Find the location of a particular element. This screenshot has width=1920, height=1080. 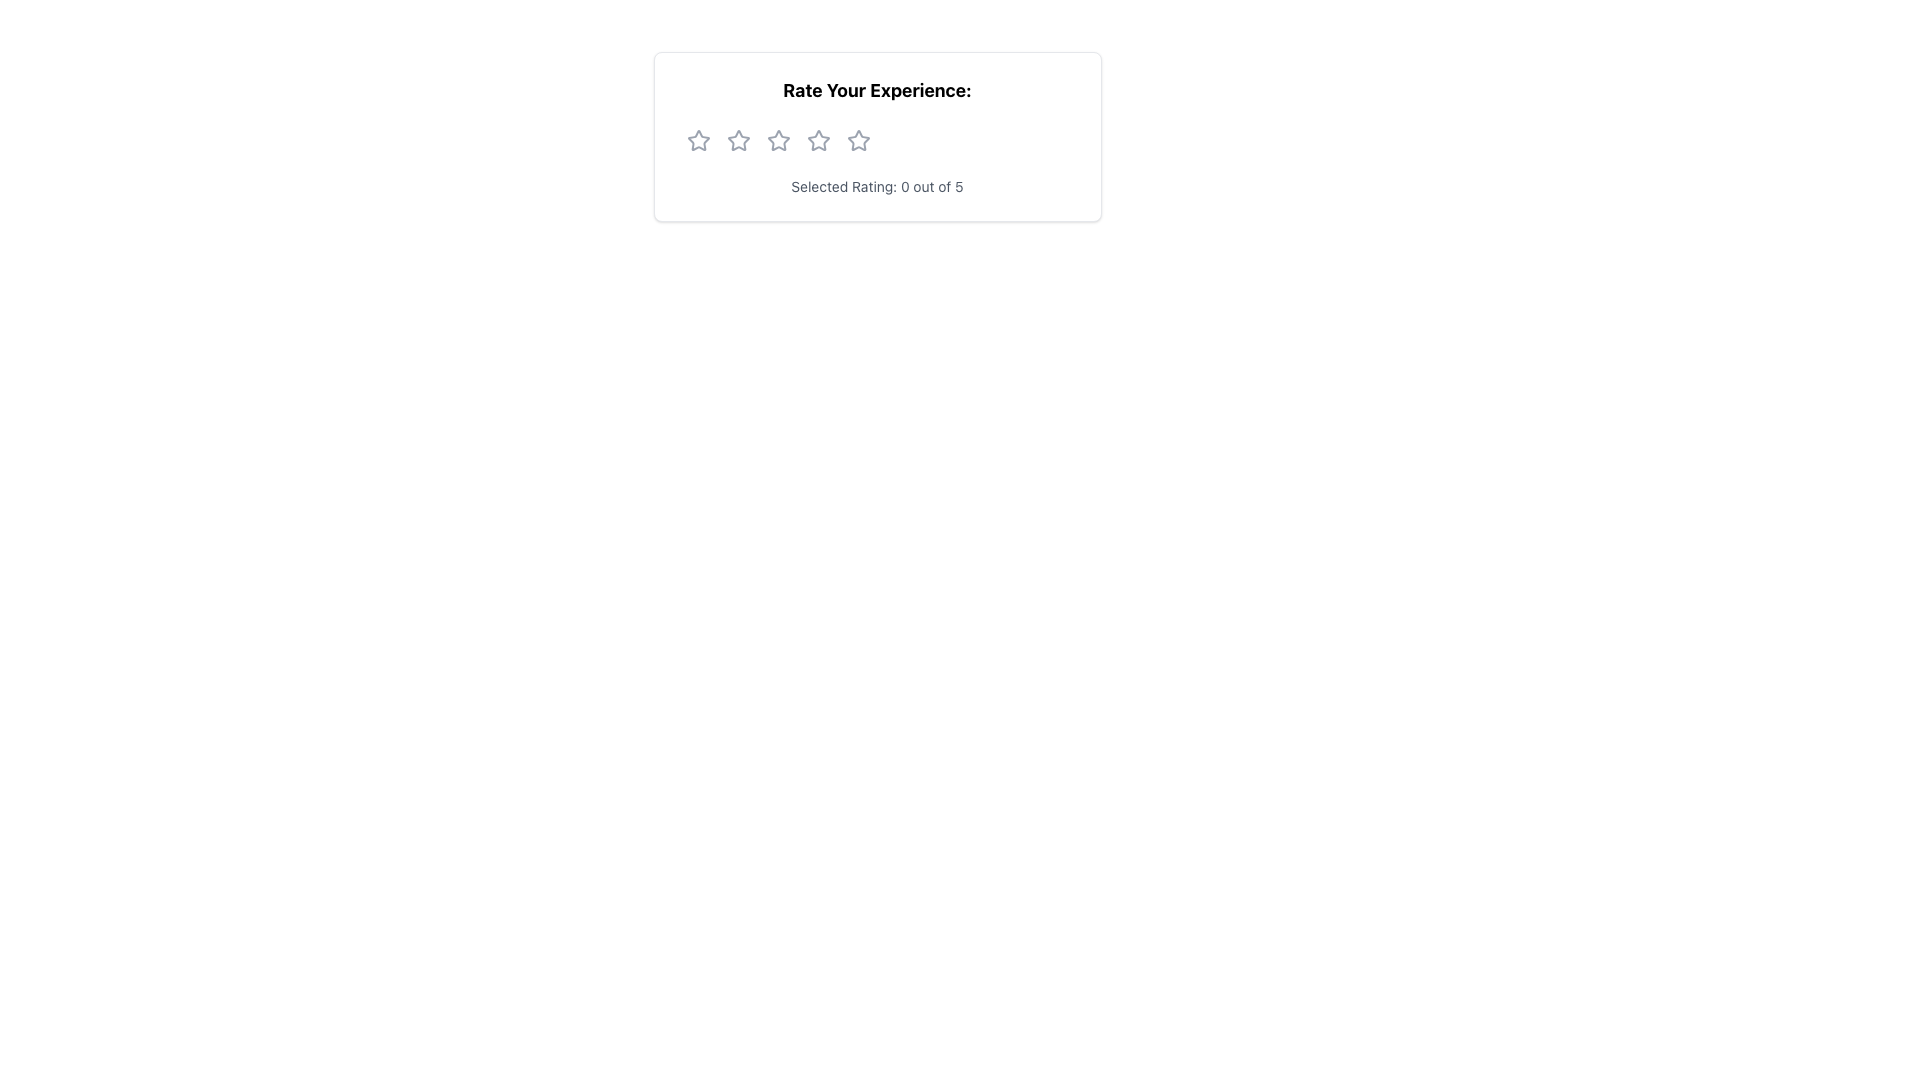

the second rating star icon in the 5-star rating system, which is located under the text 'Rate Your Experience:' is located at coordinates (777, 140).